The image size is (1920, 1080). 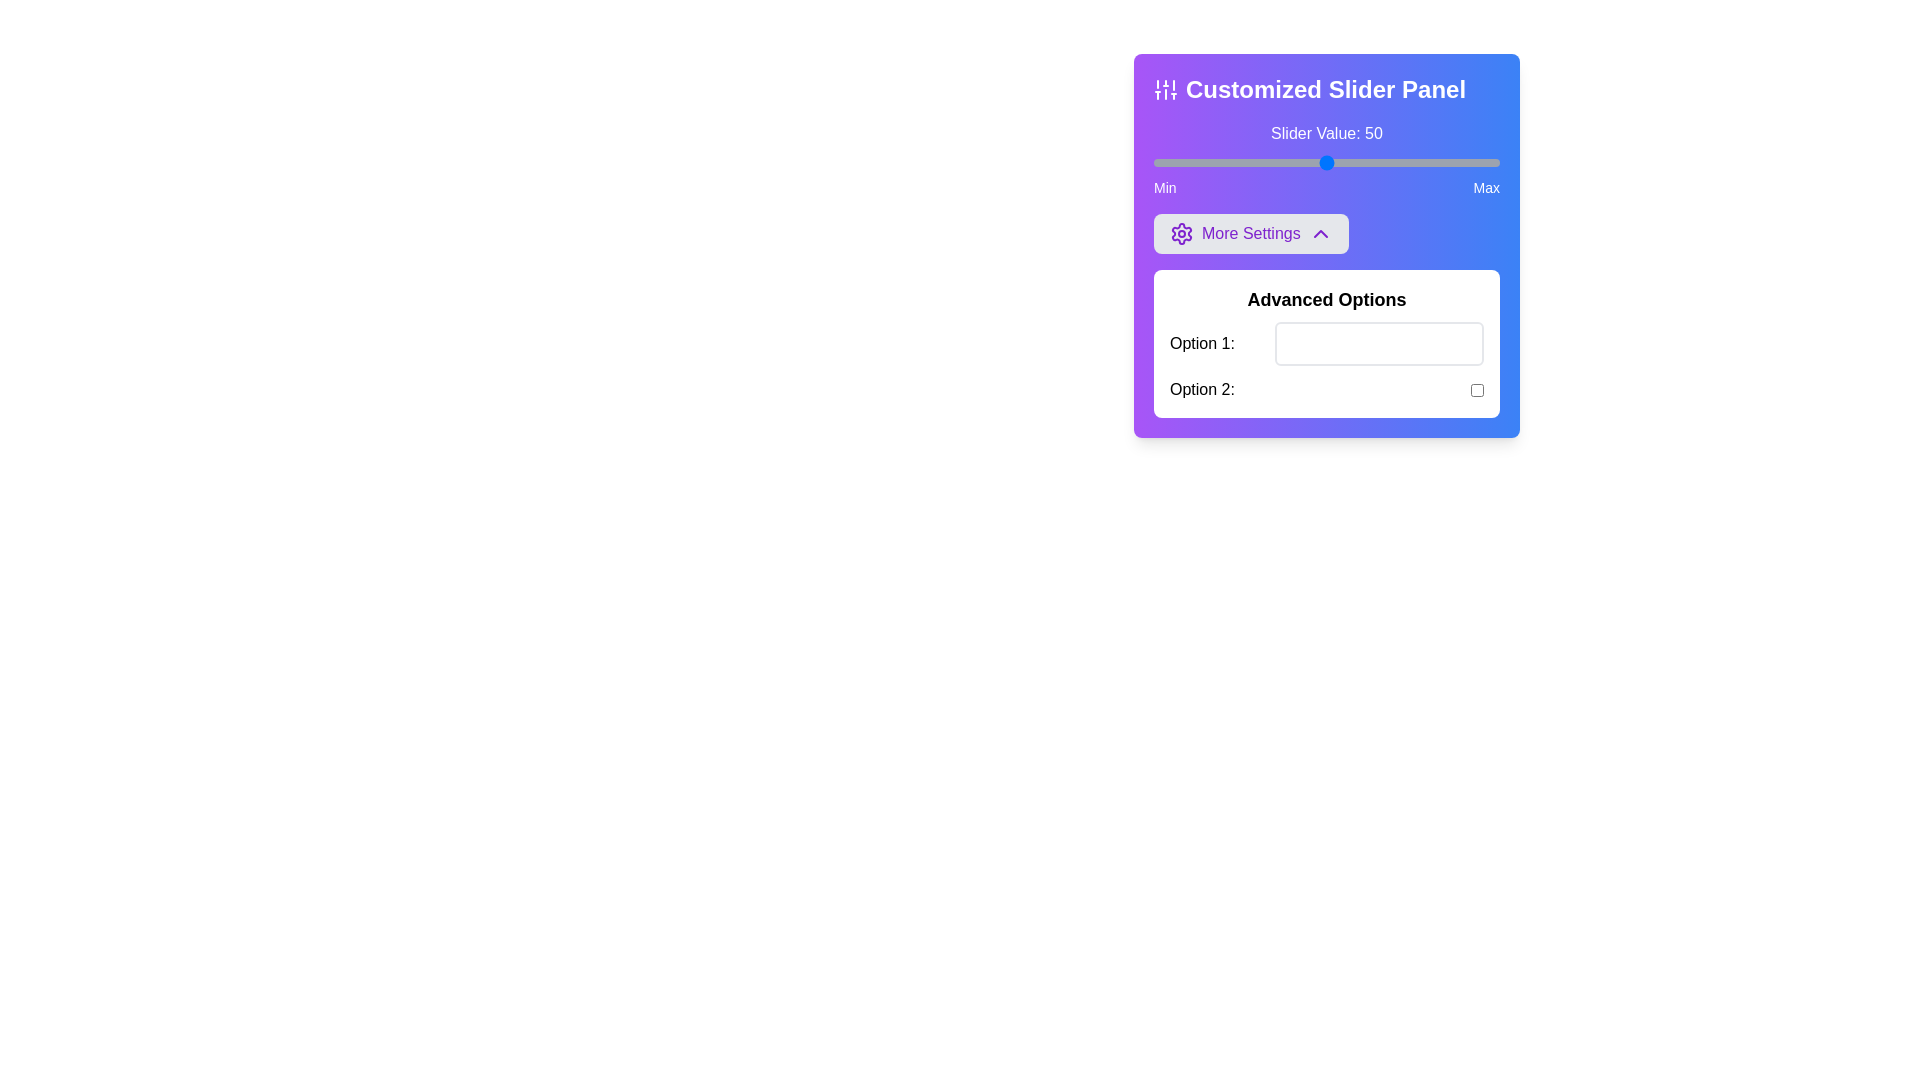 I want to click on the slider, so click(x=1306, y=161).